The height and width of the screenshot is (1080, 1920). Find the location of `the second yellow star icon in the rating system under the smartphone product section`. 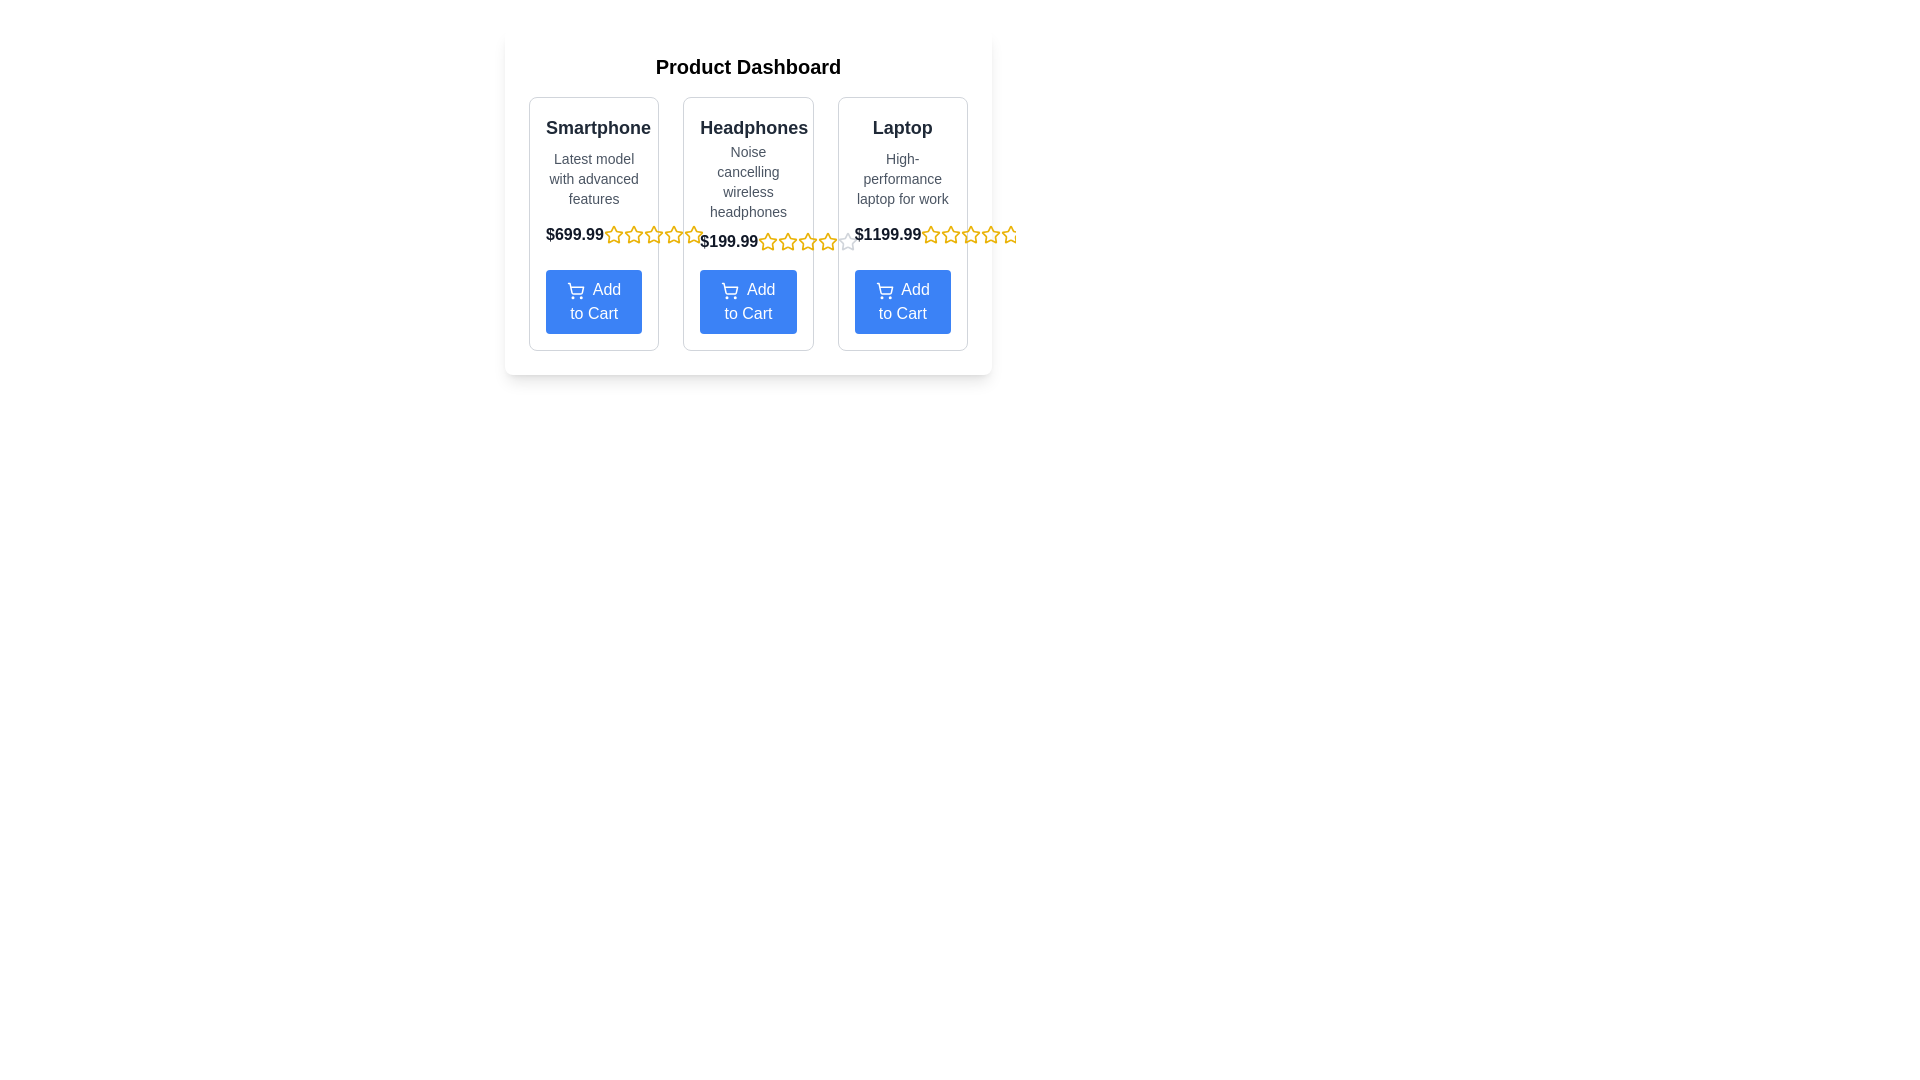

the second yellow star icon in the rating system under the smartphone product section is located at coordinates (612, 233).